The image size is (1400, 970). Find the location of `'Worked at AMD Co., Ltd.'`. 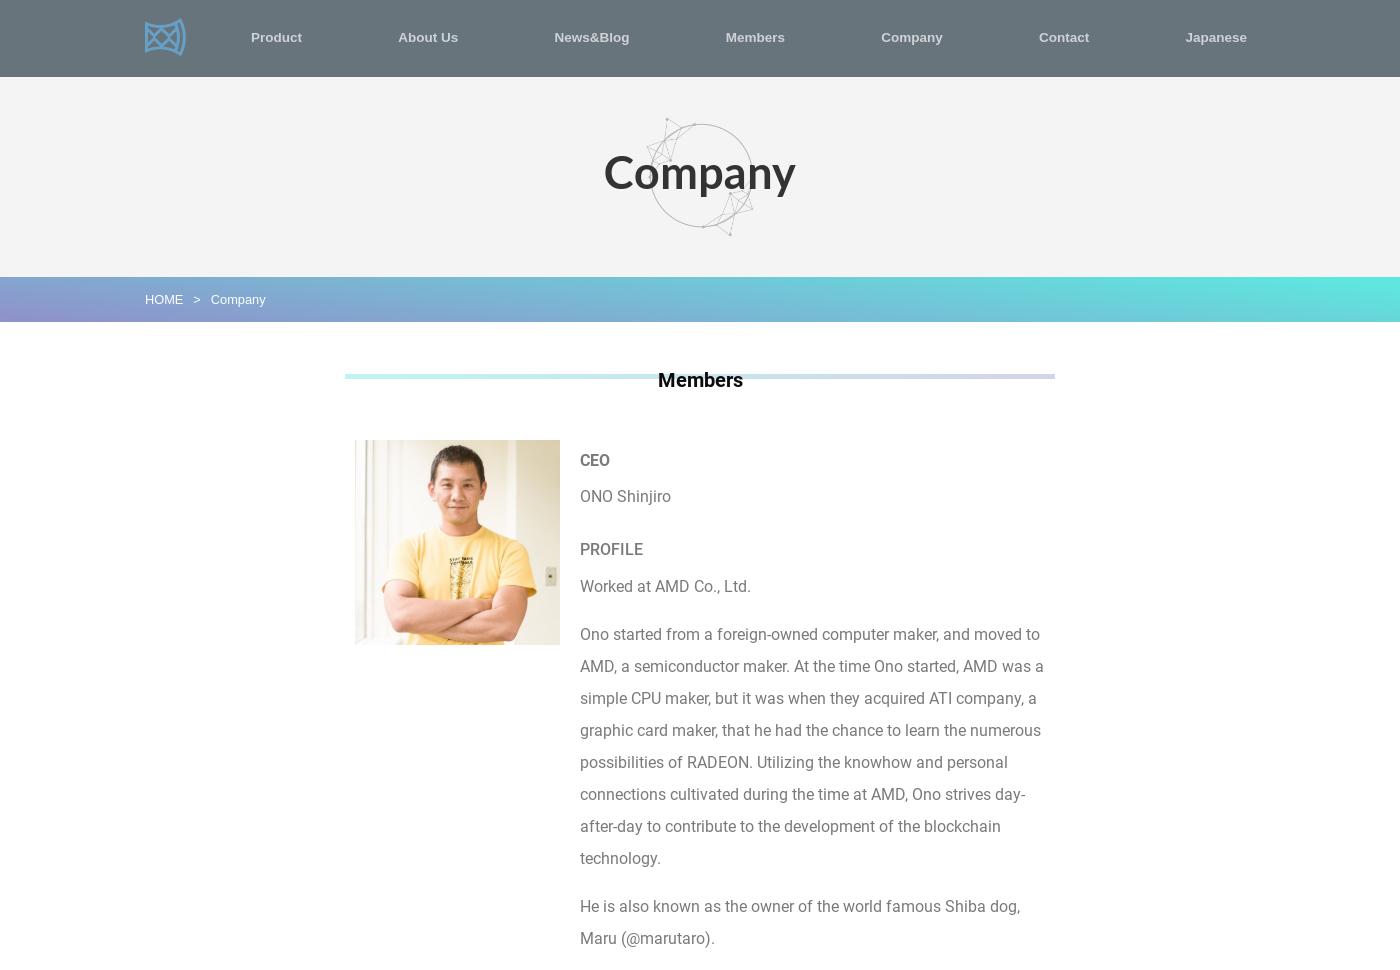

'Worked at AMD Co., Ltd.' is located at coordinates (665, 585).